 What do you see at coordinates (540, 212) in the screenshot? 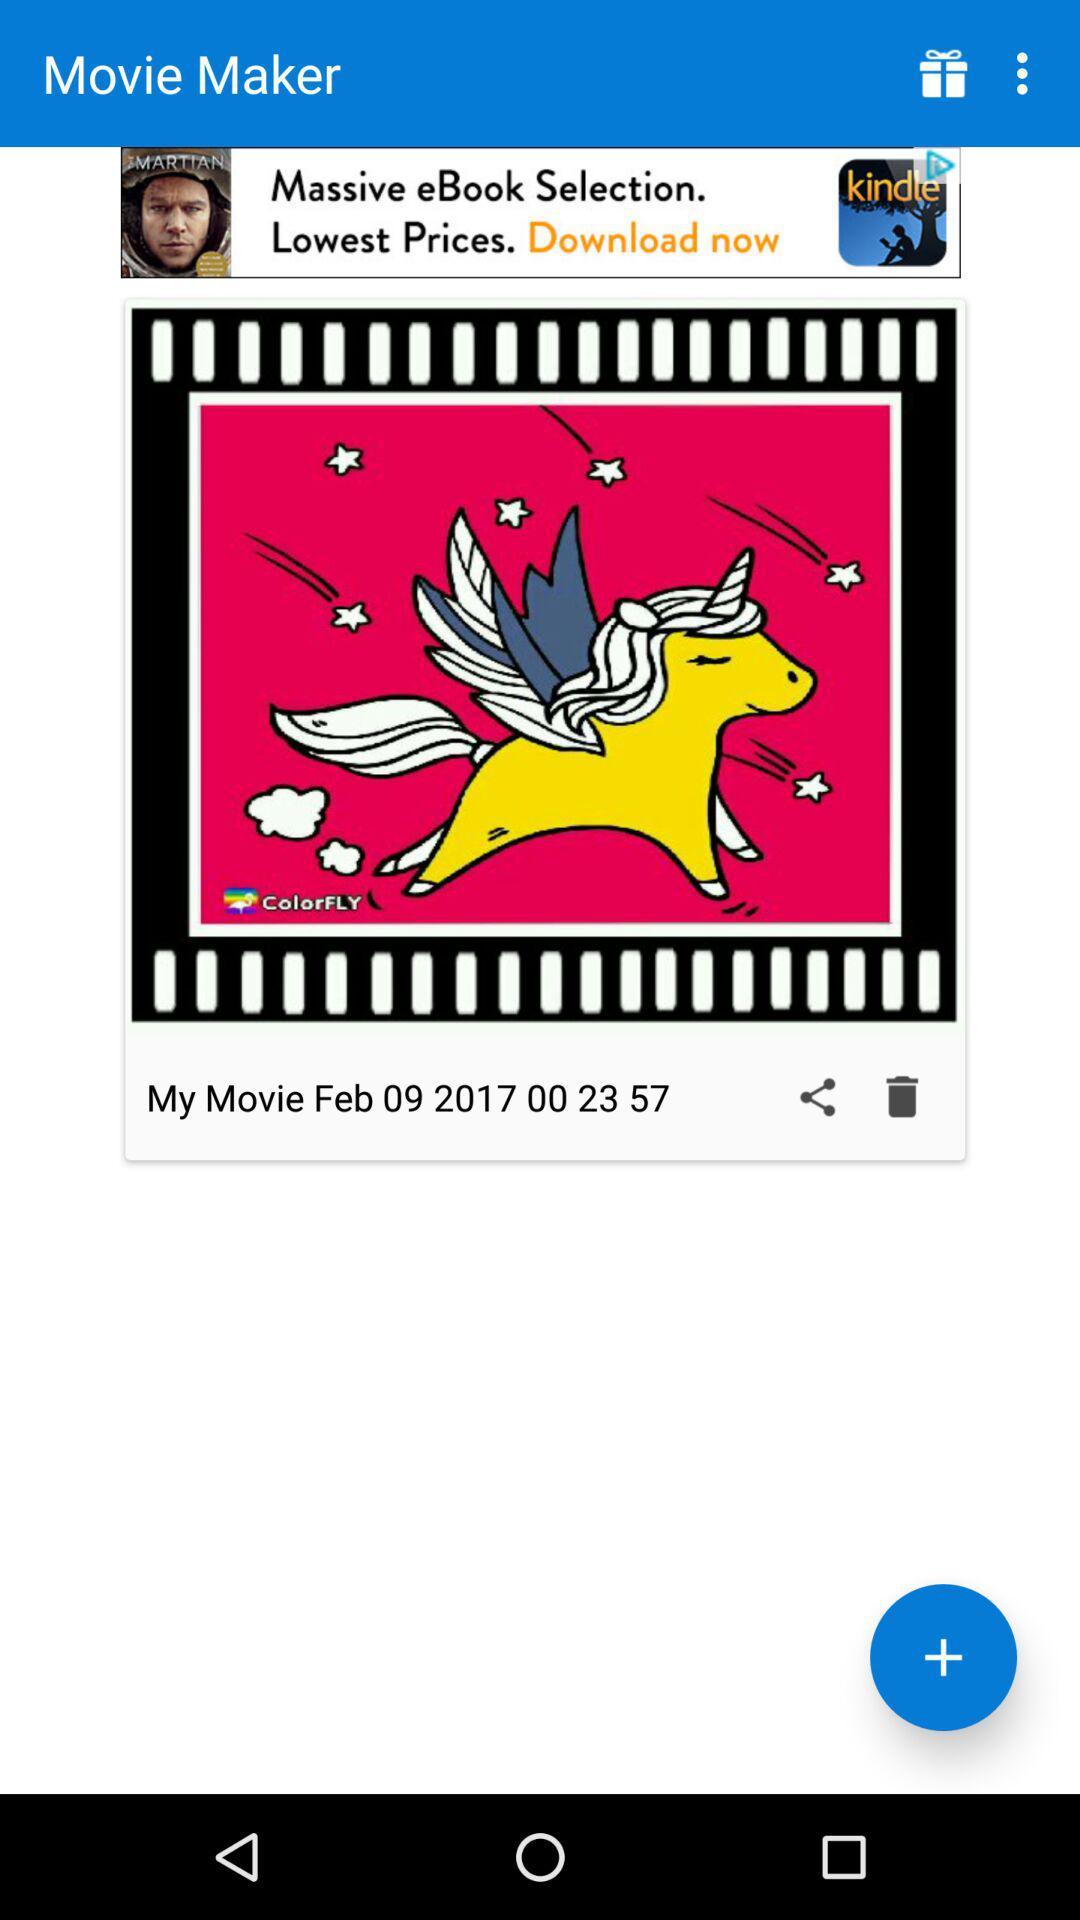
I see `open advertisement` at bounding box center [540, 212].